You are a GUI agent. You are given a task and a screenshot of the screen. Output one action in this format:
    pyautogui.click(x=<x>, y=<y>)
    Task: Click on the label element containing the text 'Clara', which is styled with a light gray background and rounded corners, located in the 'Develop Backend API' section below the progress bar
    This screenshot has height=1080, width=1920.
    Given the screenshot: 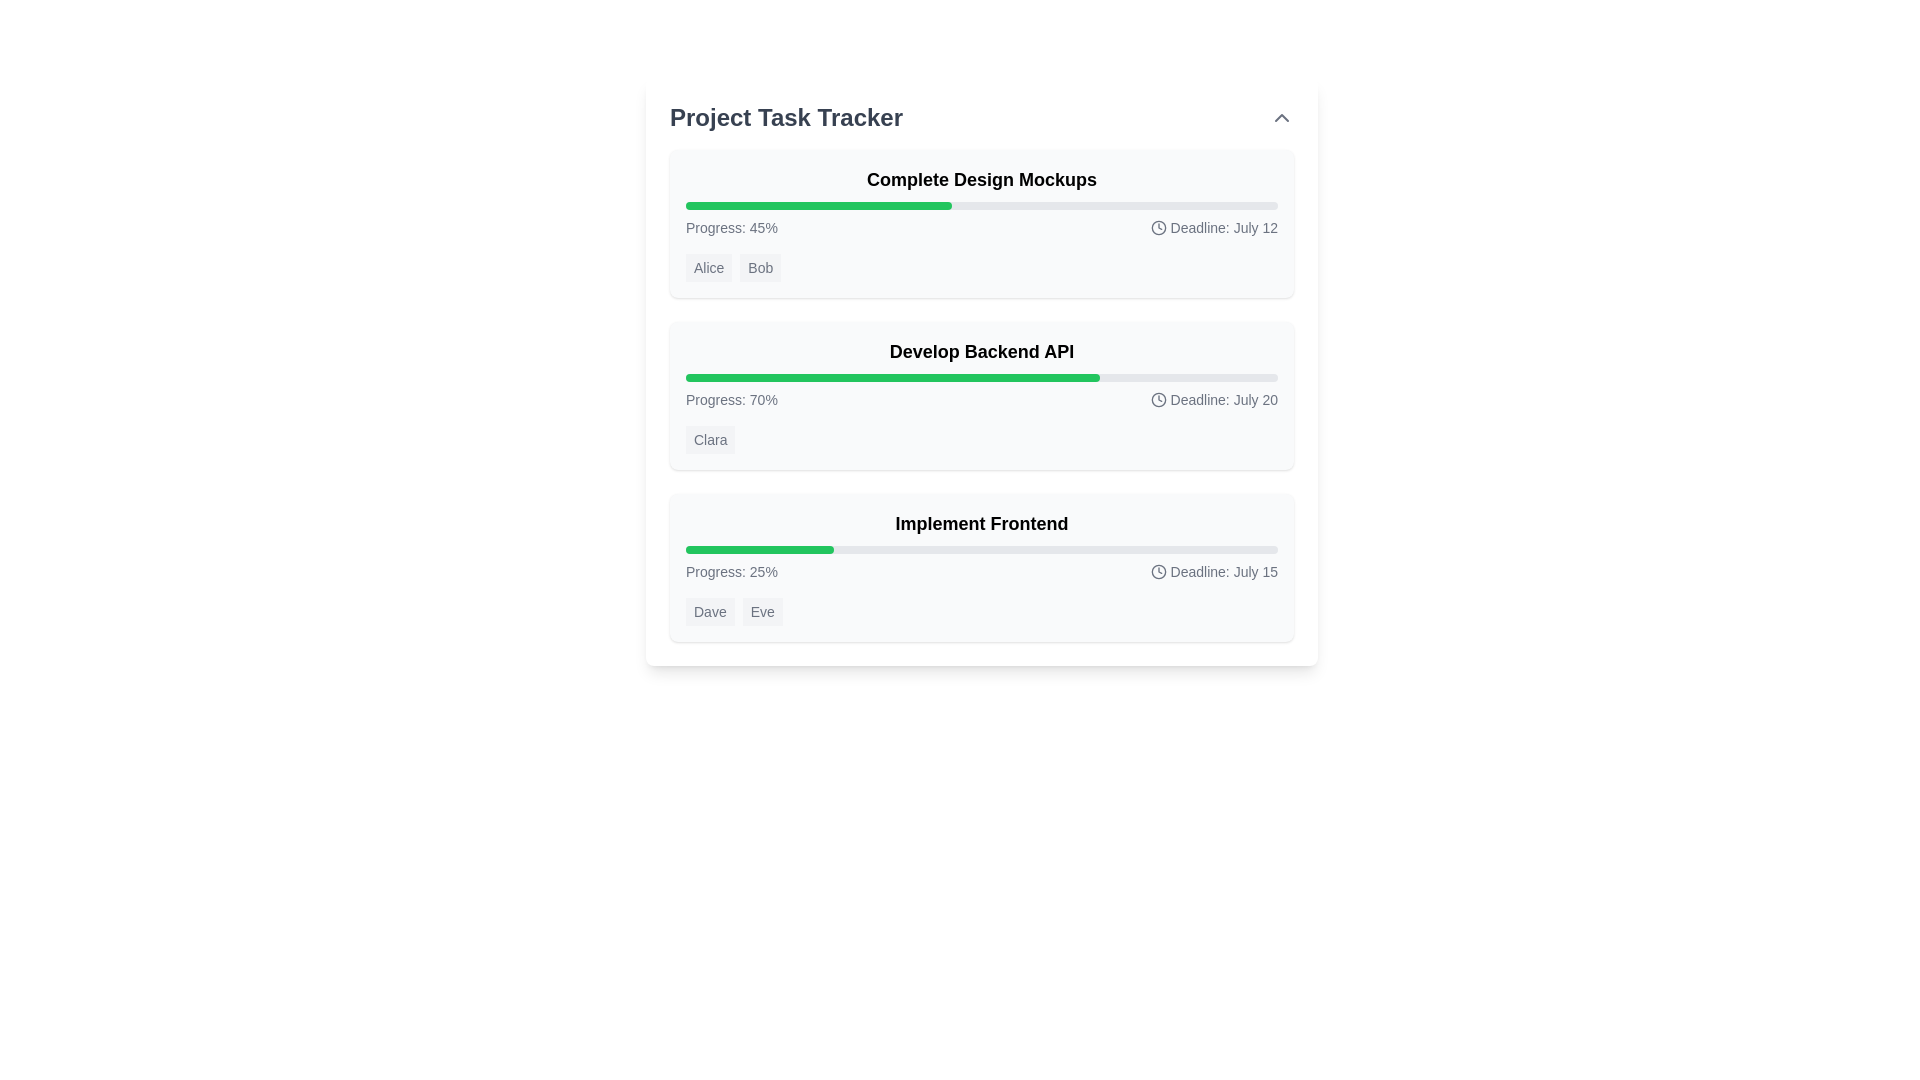 What is the action you would take?
    pyautogui.click(x=710, y=438)
    